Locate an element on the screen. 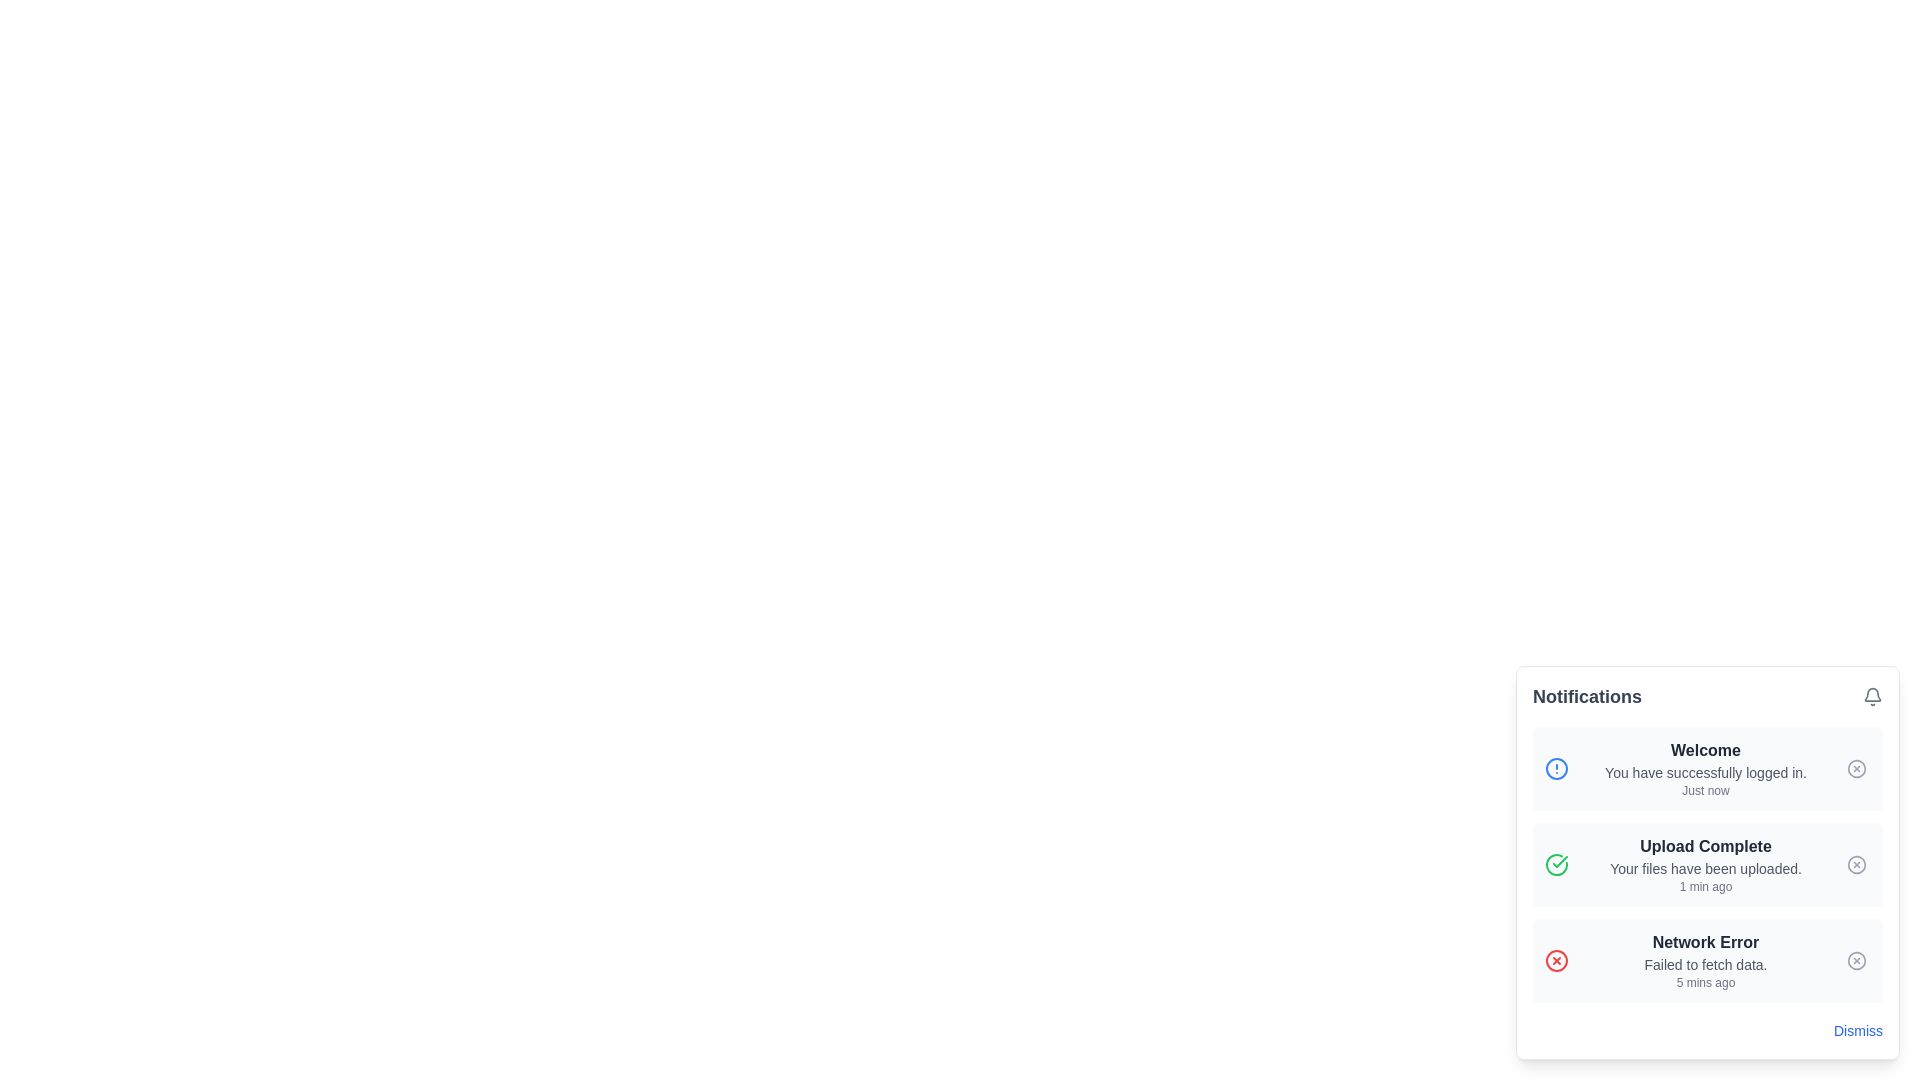  the white circle with a thin dark outline located to the right of the 'Upload Complete' notification in the bottom-right corner of the notification panel is located at coordinates (1856, 863).